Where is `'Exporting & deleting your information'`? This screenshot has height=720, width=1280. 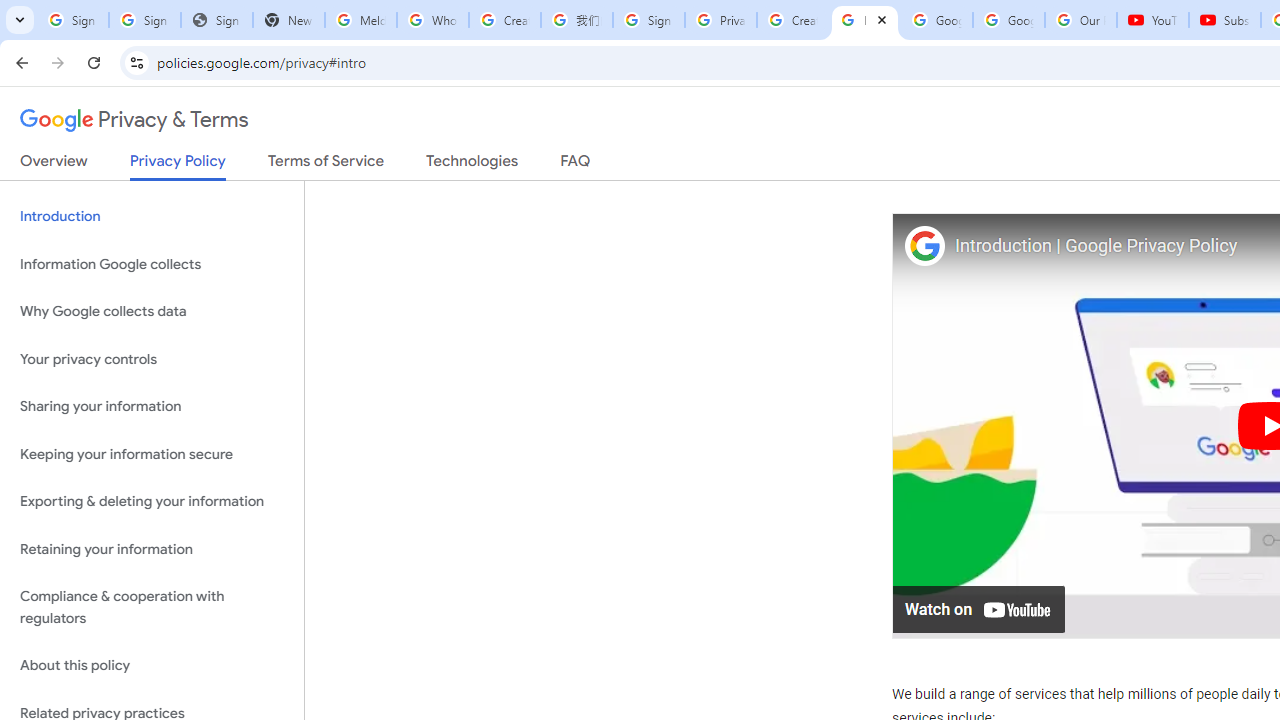
'Exporting & deleting your information' is located at coordinates (151, 501).